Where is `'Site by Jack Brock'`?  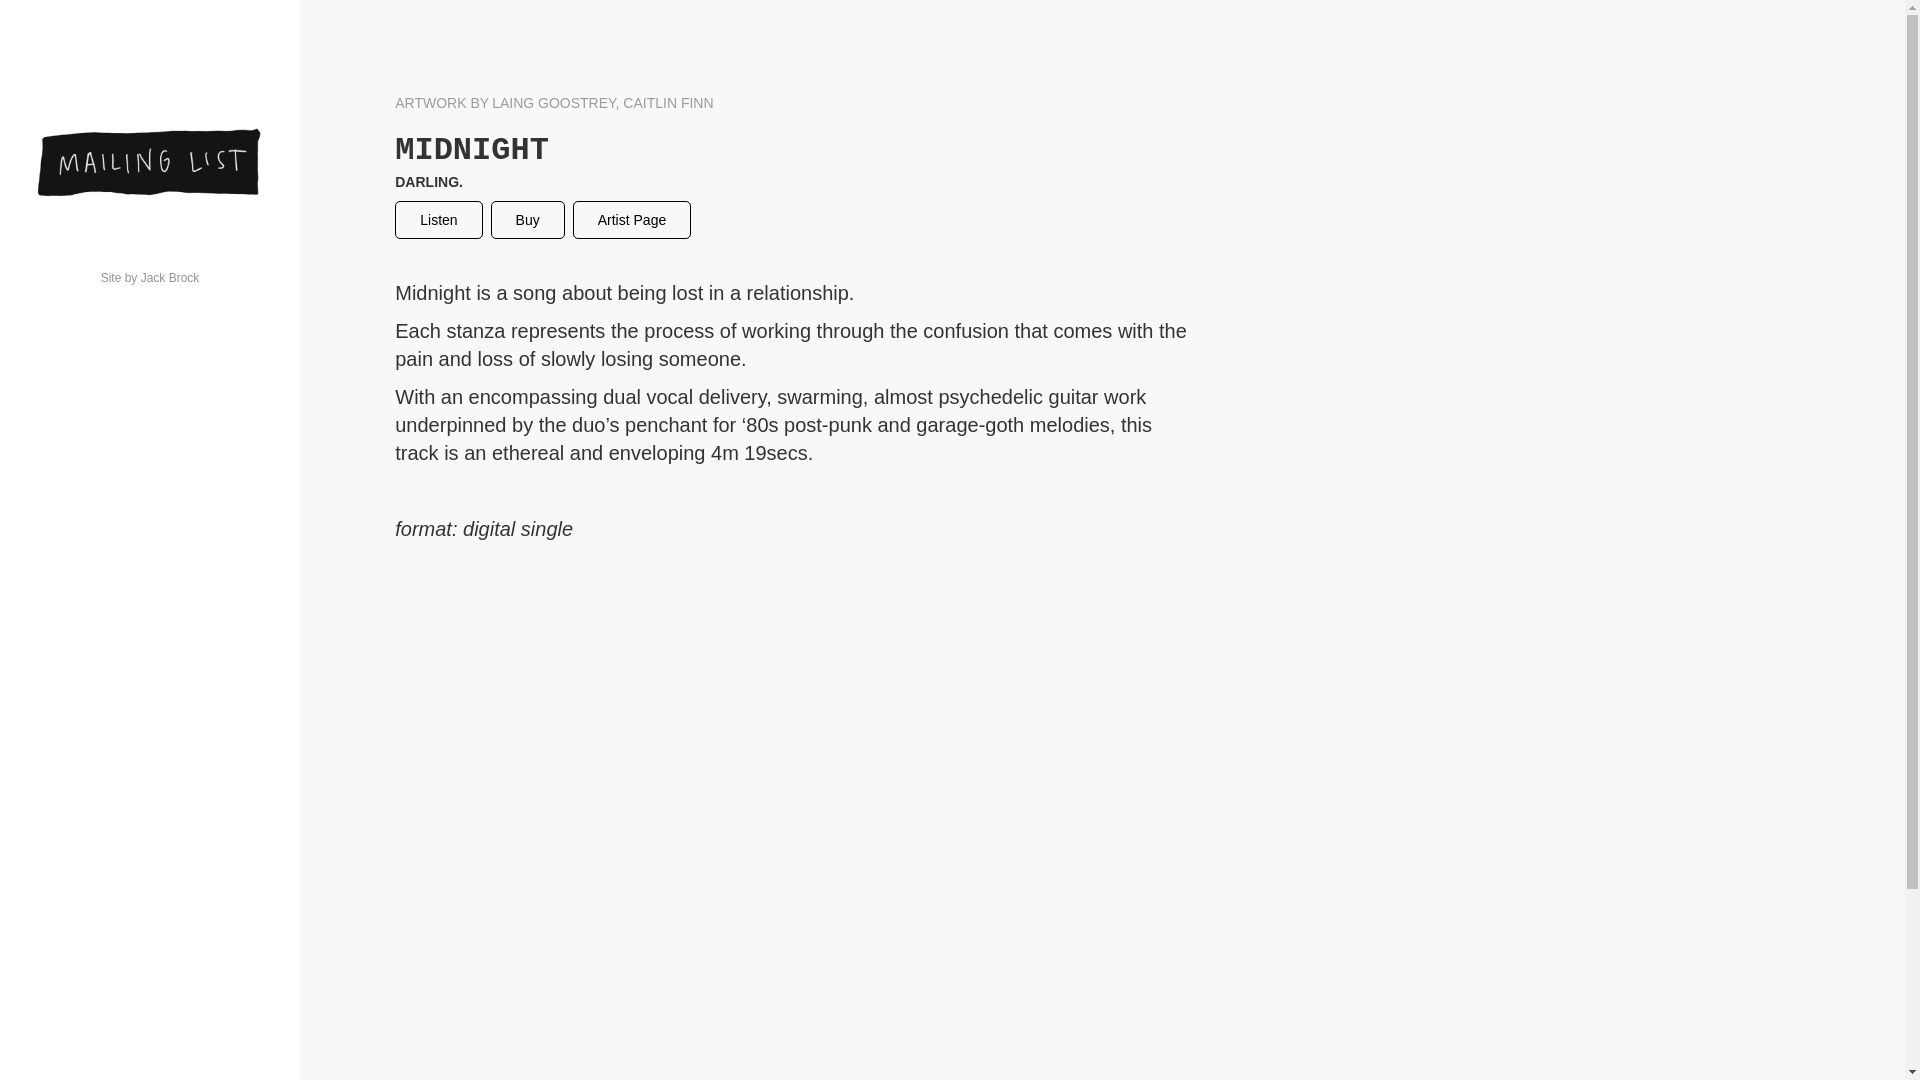
'Site by Jack Brock' is located at coordinates (32, 277).